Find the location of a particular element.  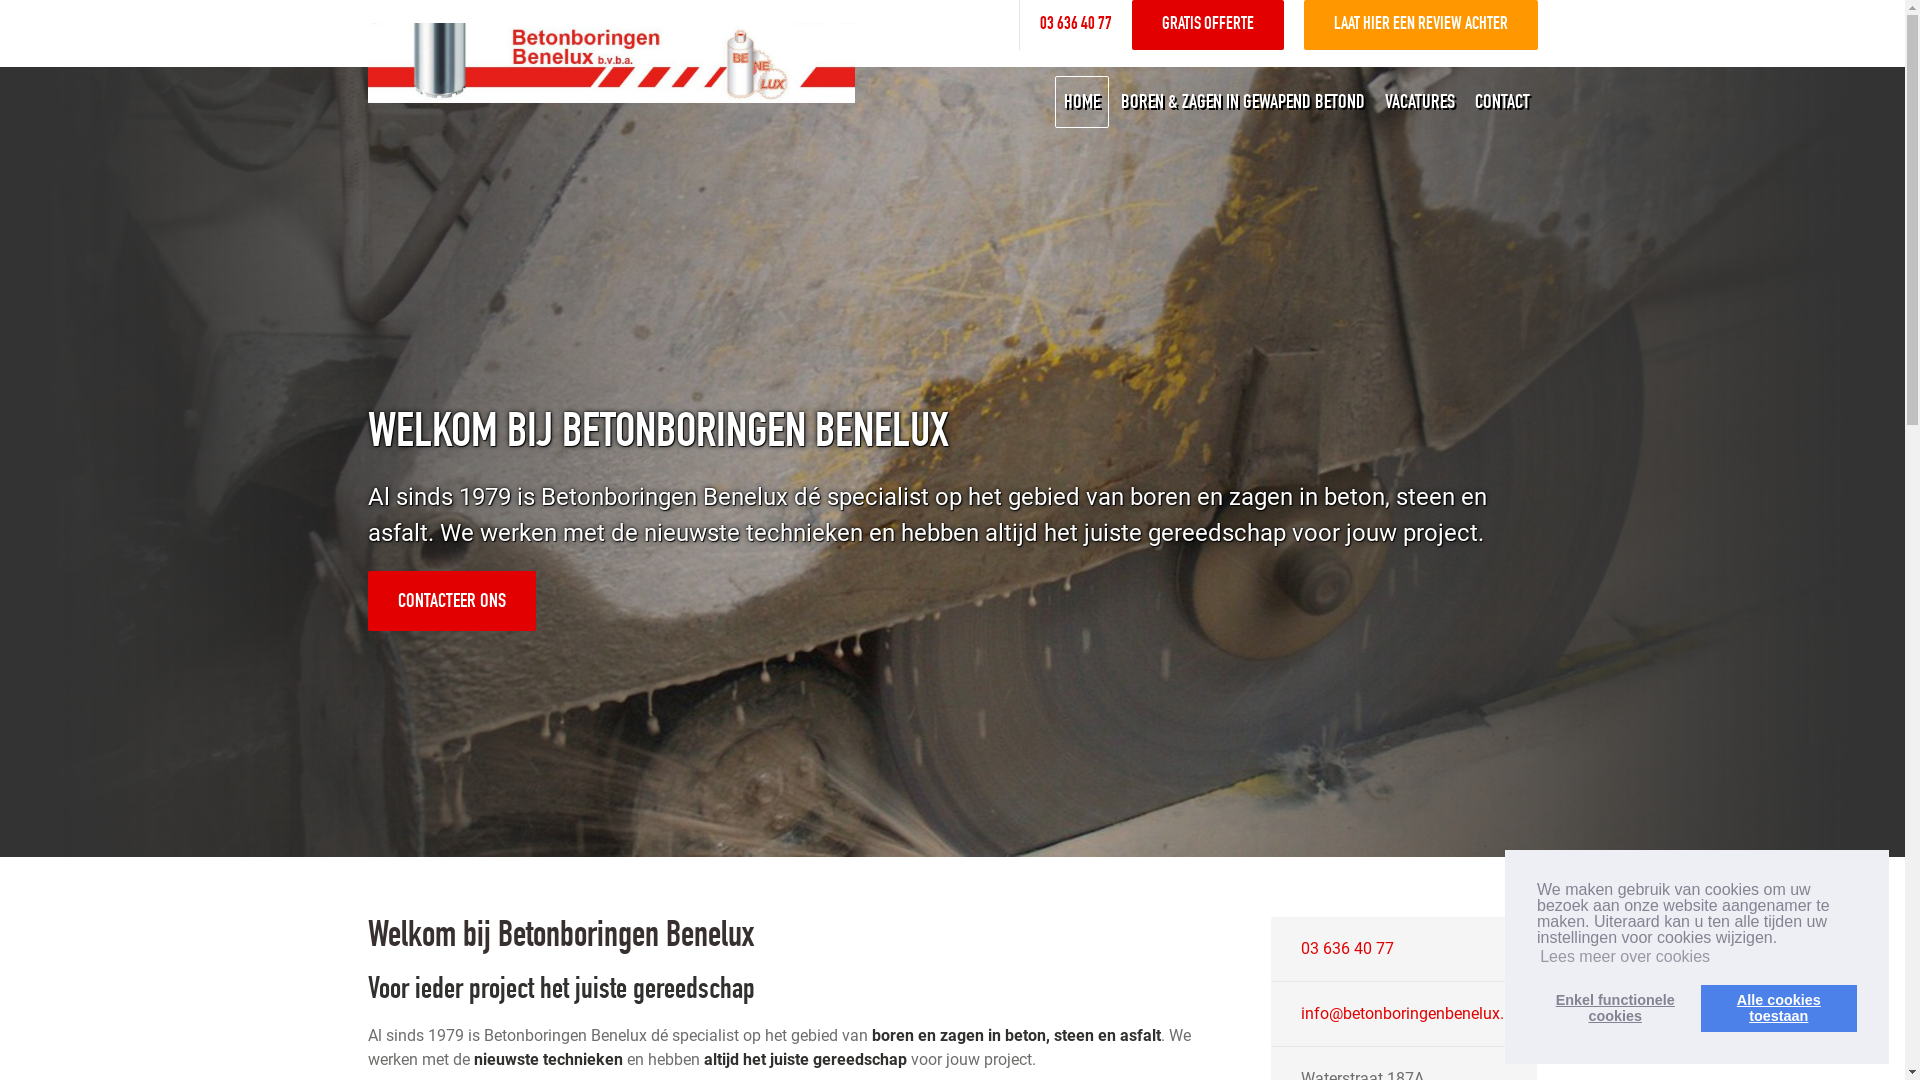

'info@betonboringenbenelux.be' is located at coordinates (1410, 1013).